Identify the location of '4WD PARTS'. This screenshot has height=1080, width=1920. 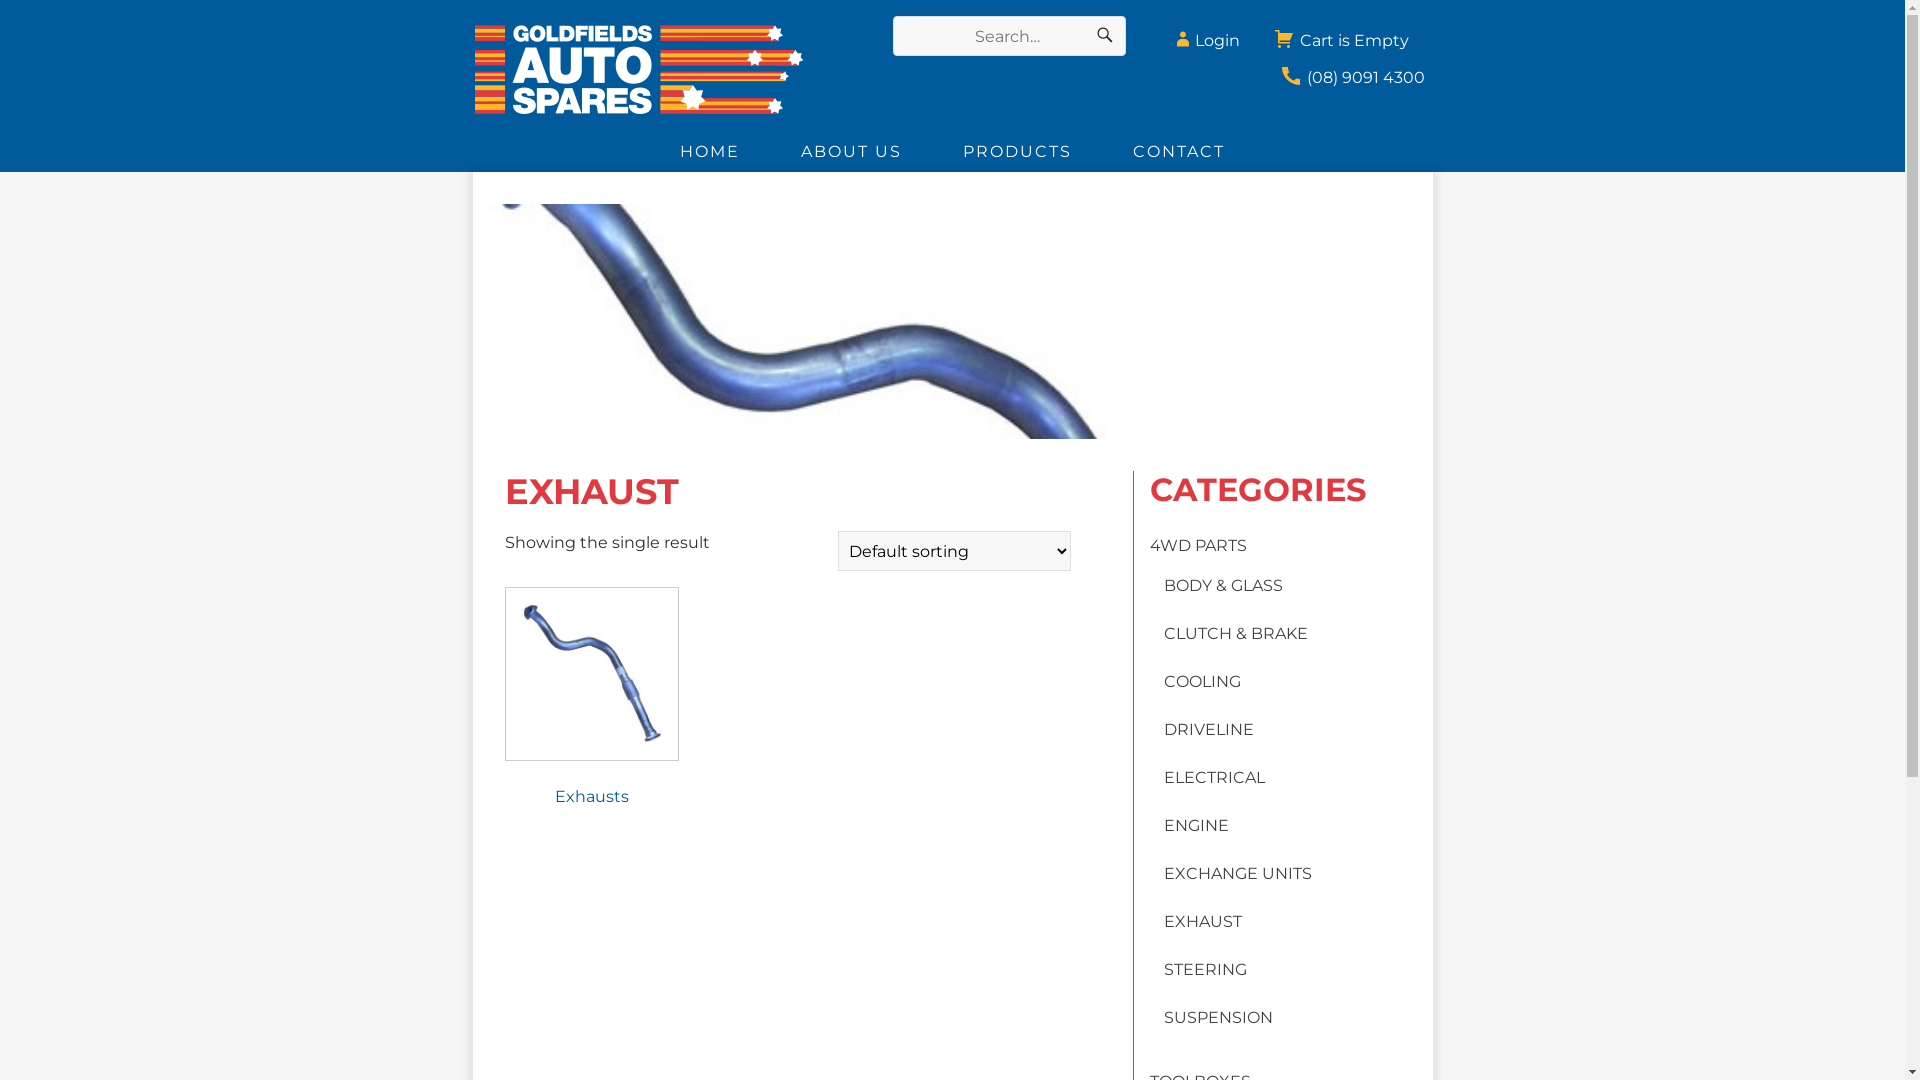
(1198, 545).